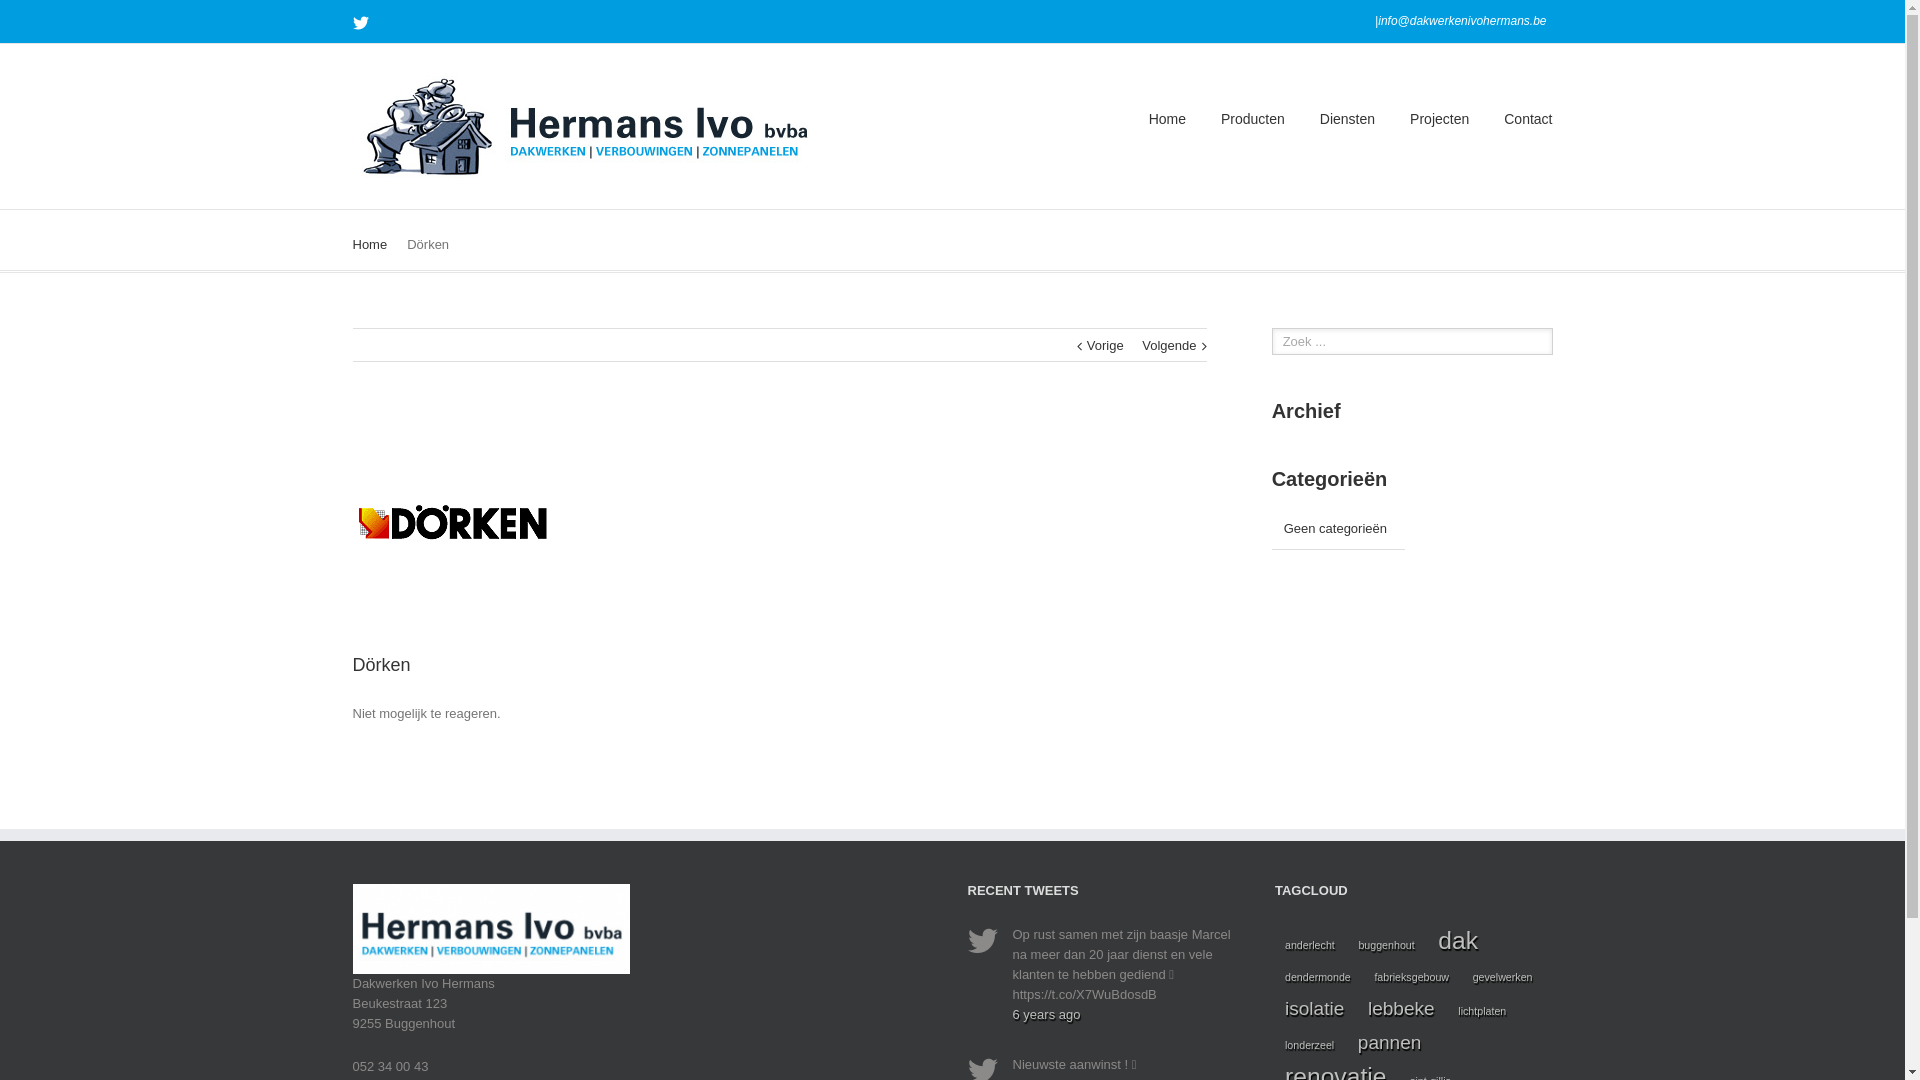 The width and height of the screenshot is (1920, 1080). Describe the element at coordinates (1348, 945) in the screenshot. I see `'buggenhout'` at that location.